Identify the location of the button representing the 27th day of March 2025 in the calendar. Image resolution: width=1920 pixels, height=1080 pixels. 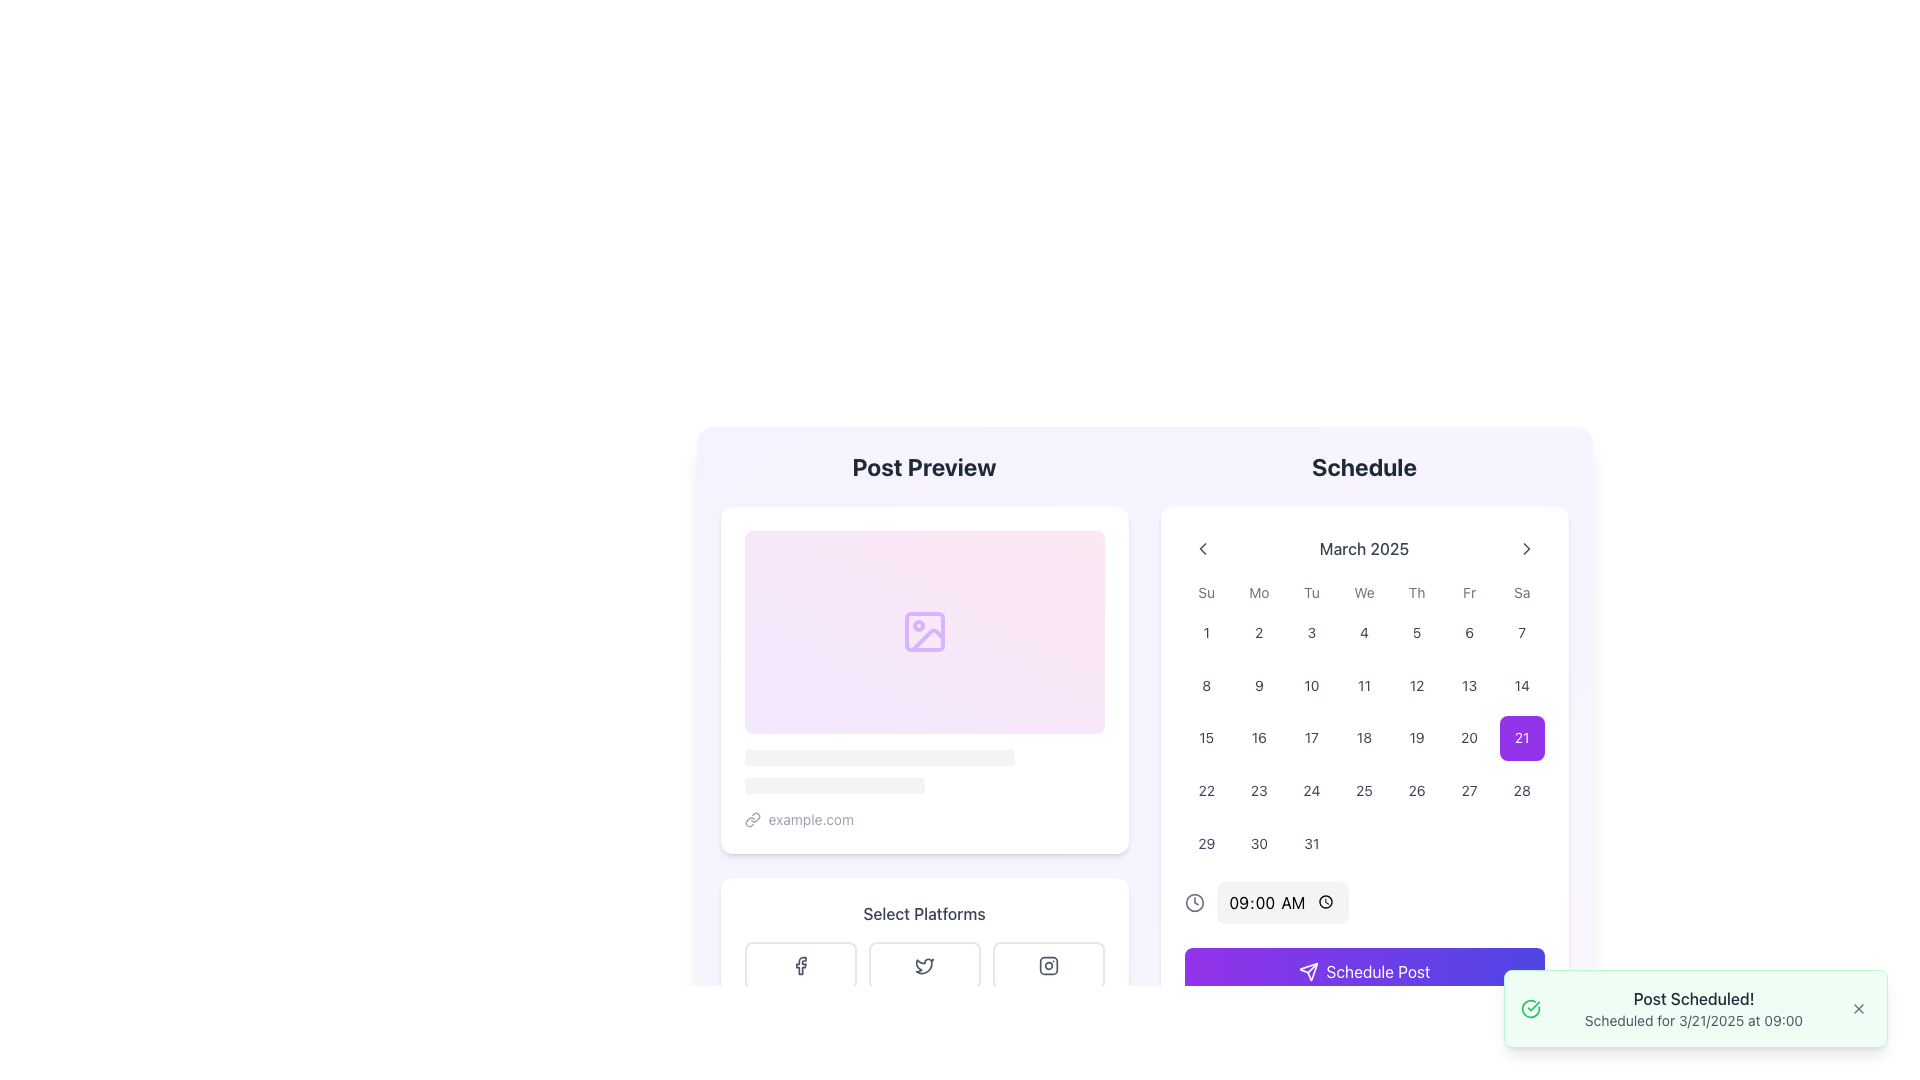
(1469, 789).